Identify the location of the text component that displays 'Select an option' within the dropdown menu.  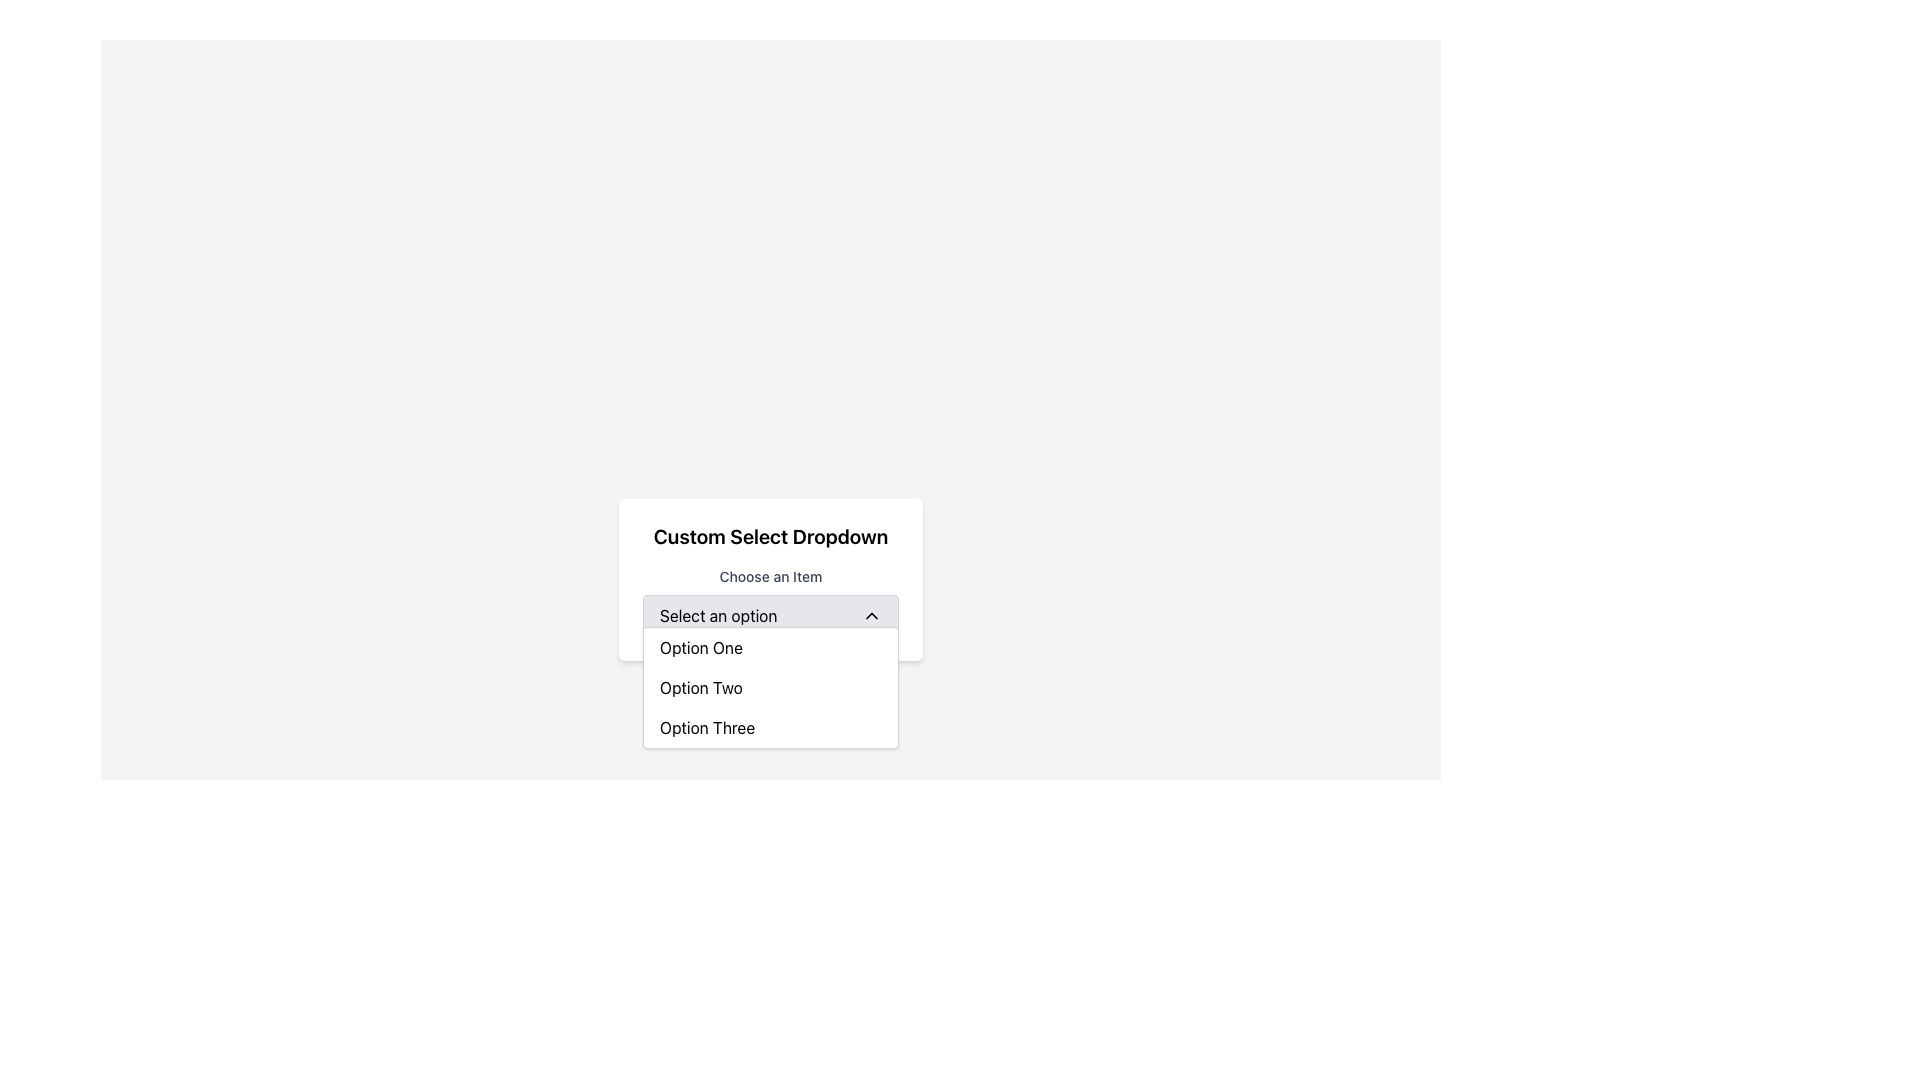
(718, 615).